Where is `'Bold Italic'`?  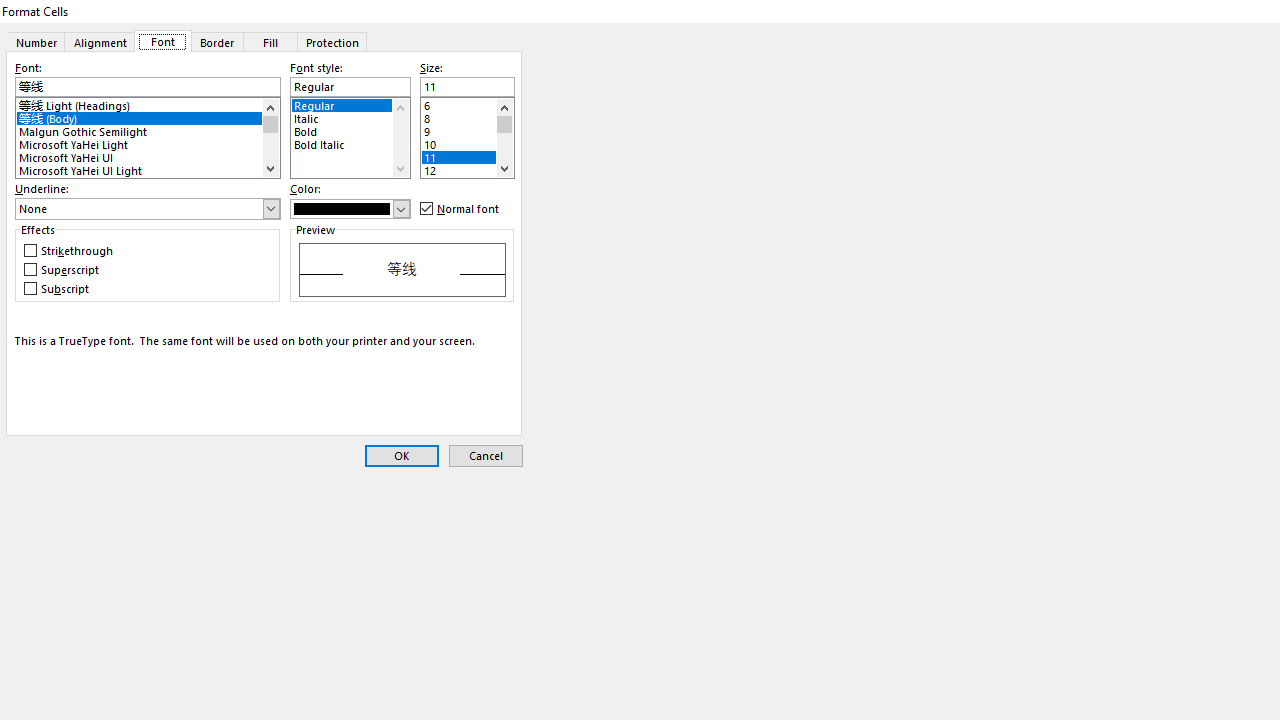 'Bold Italic' is located at coordinates (350, 141).